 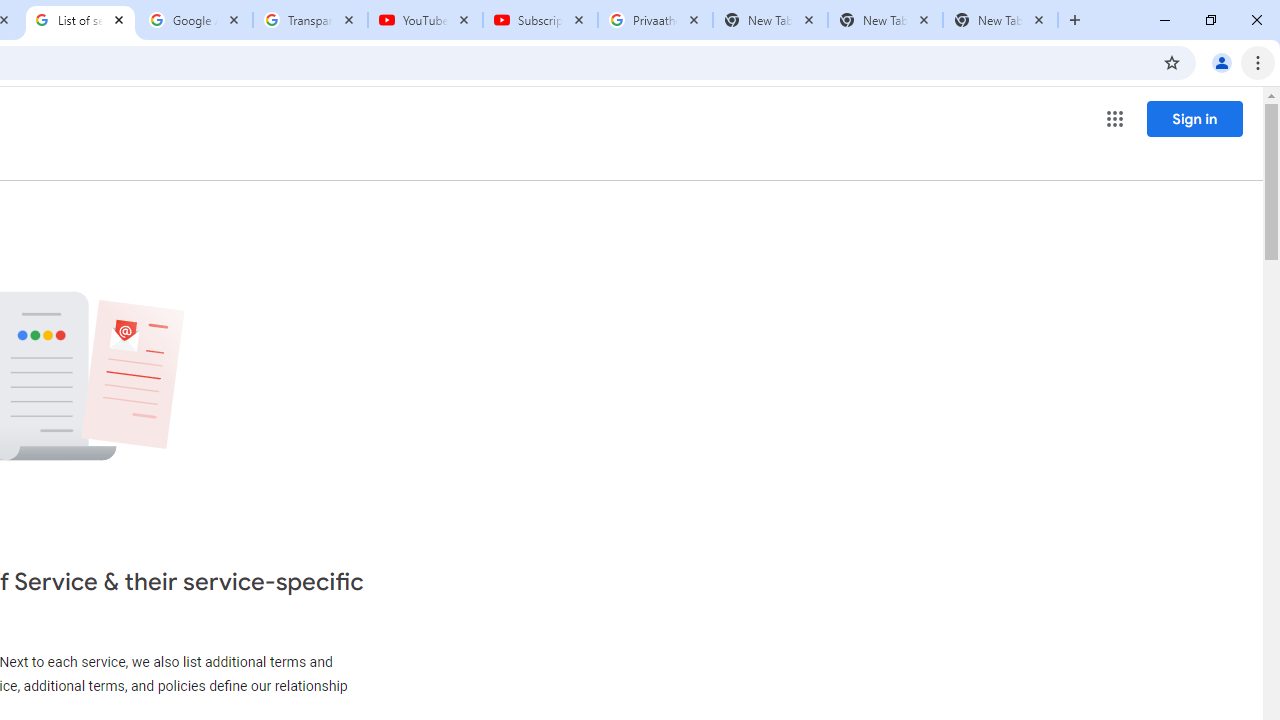 I want to click on 'New Tab', so click(x=1000, y=20).